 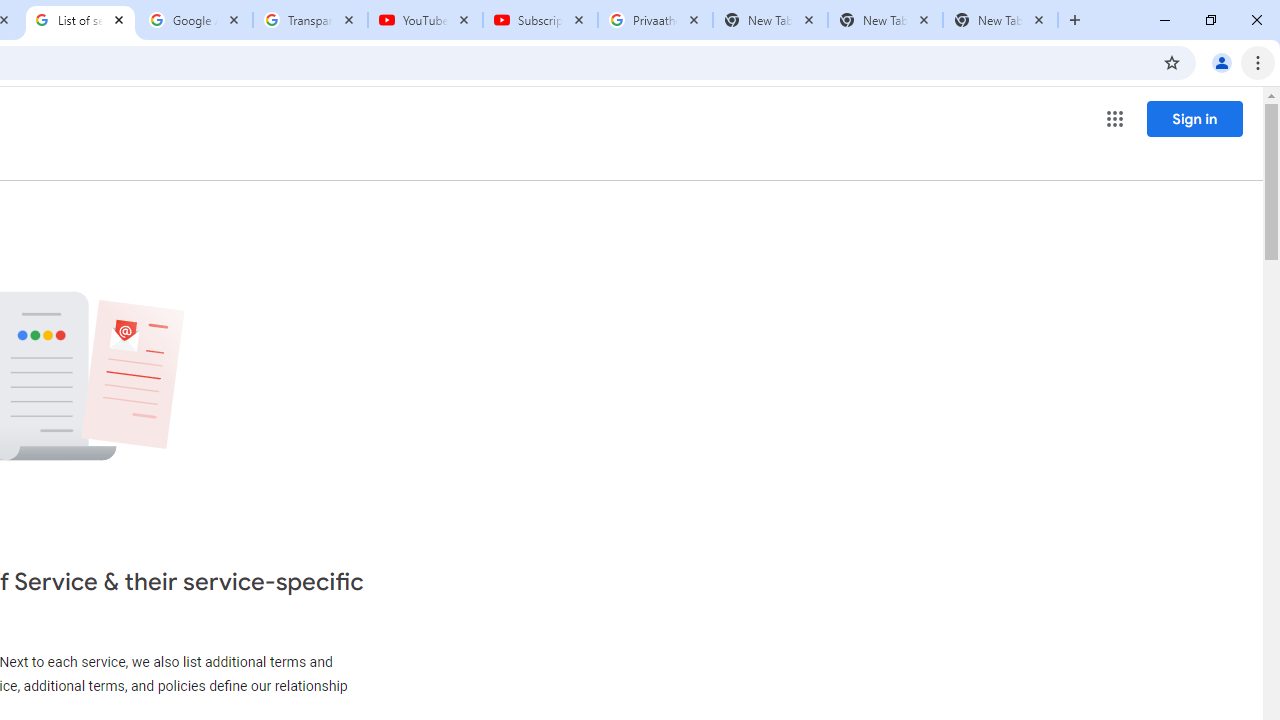 I want to click on 'New Tab', so click(x=1000, y=20).